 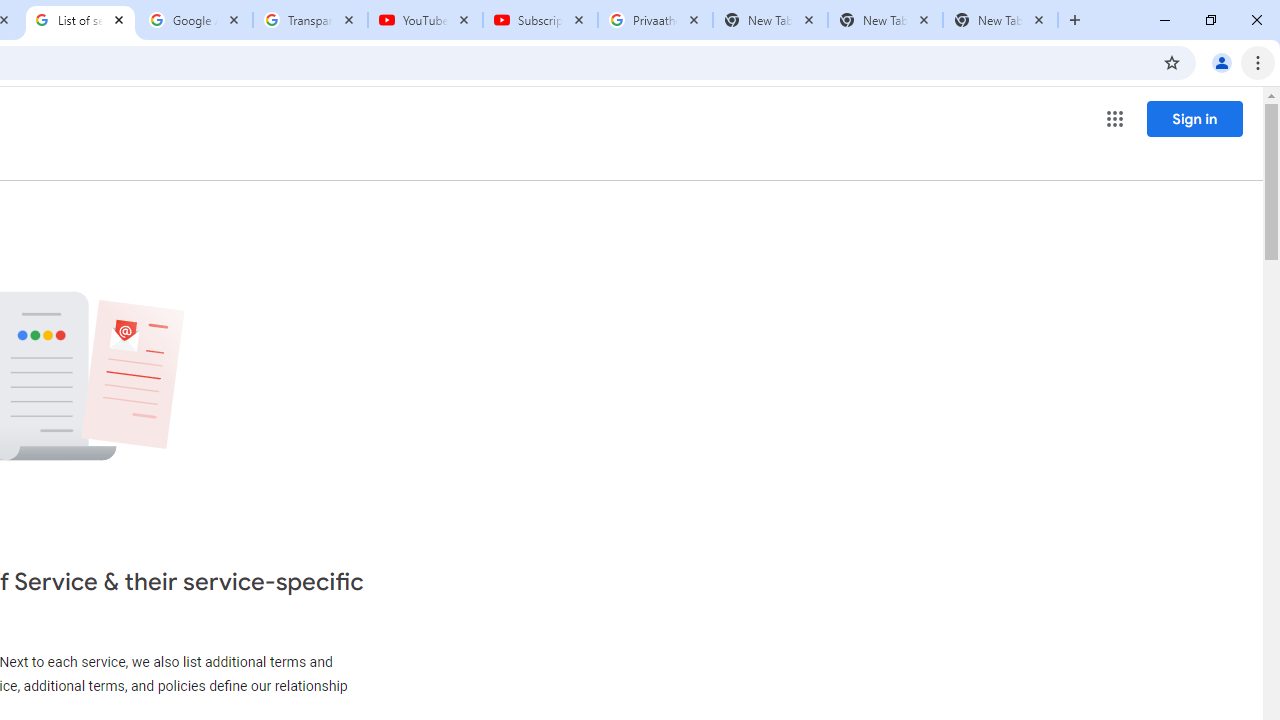 I want to click on 'New Tab', so click(x=1000, y=20).